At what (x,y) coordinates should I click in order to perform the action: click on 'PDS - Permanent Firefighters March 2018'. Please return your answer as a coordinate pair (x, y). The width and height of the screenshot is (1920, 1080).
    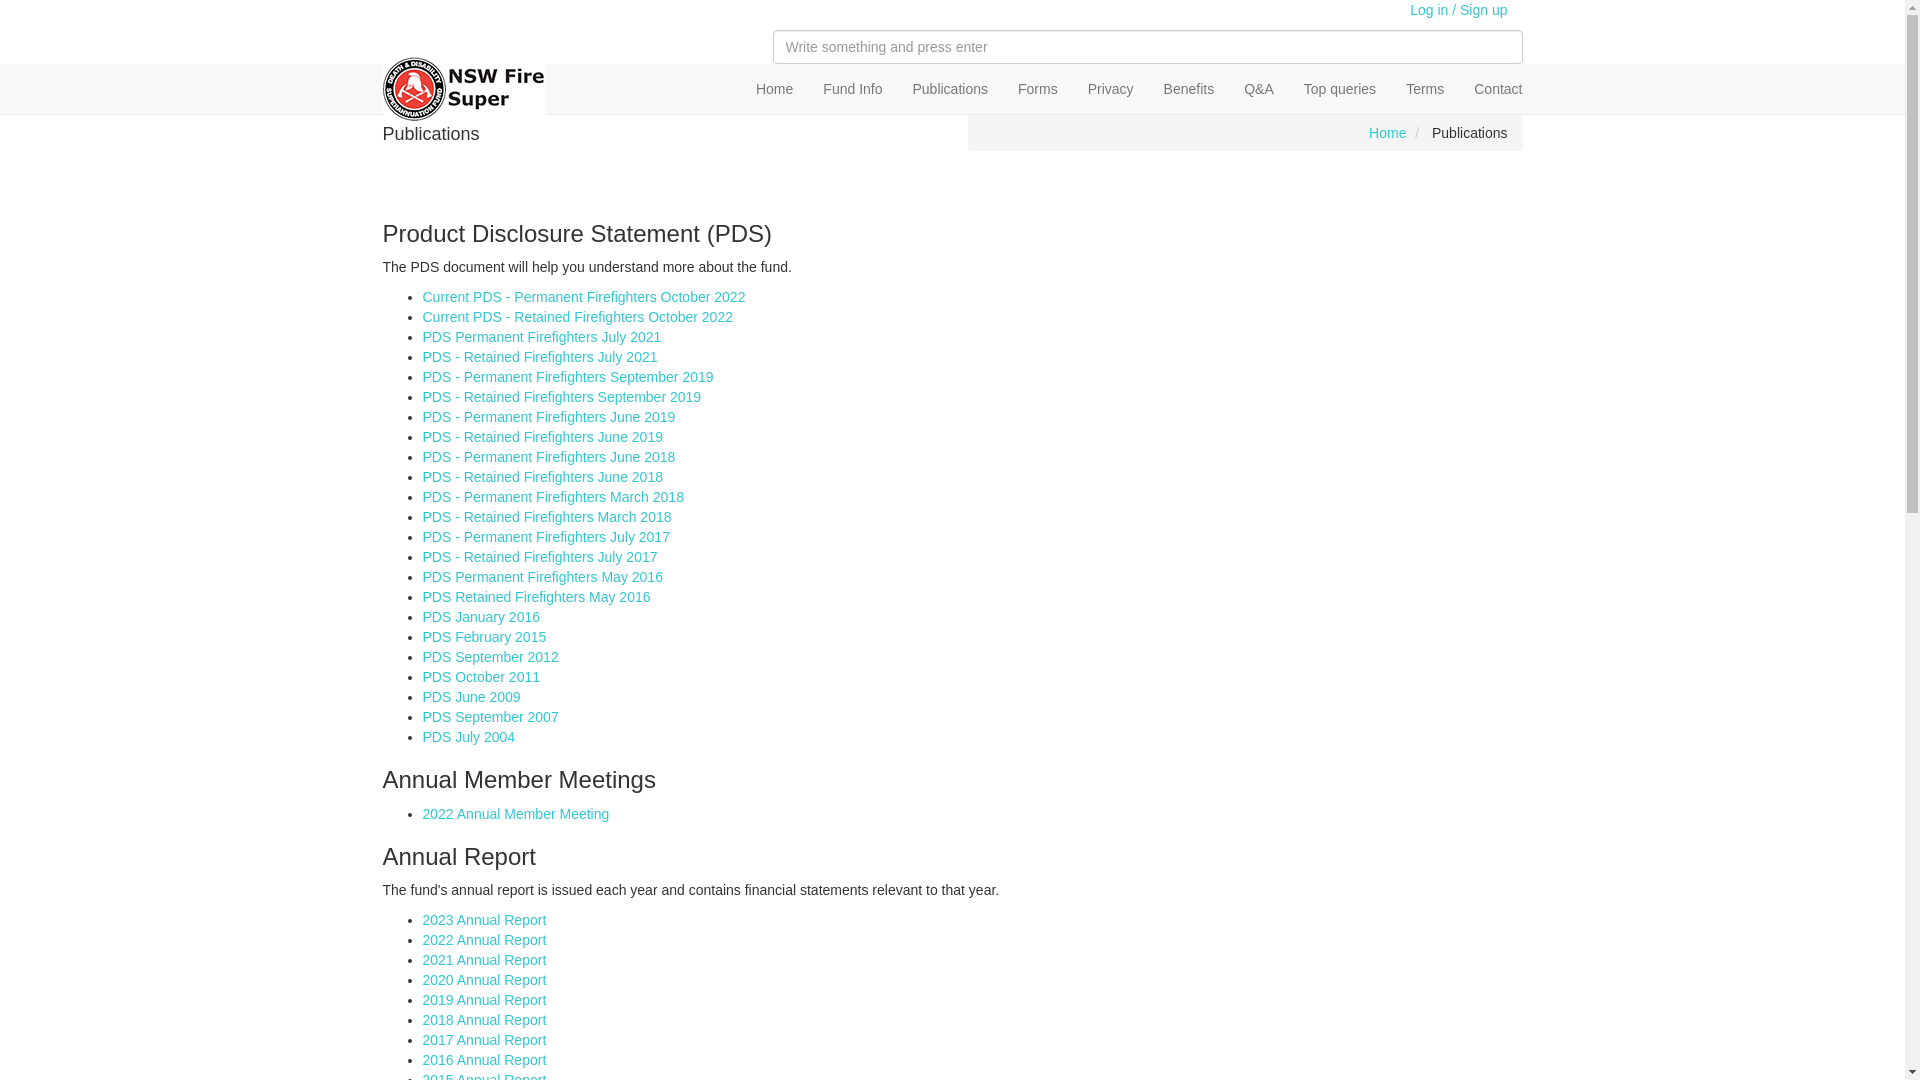
    Looking at the image, I should click on (552, 496).